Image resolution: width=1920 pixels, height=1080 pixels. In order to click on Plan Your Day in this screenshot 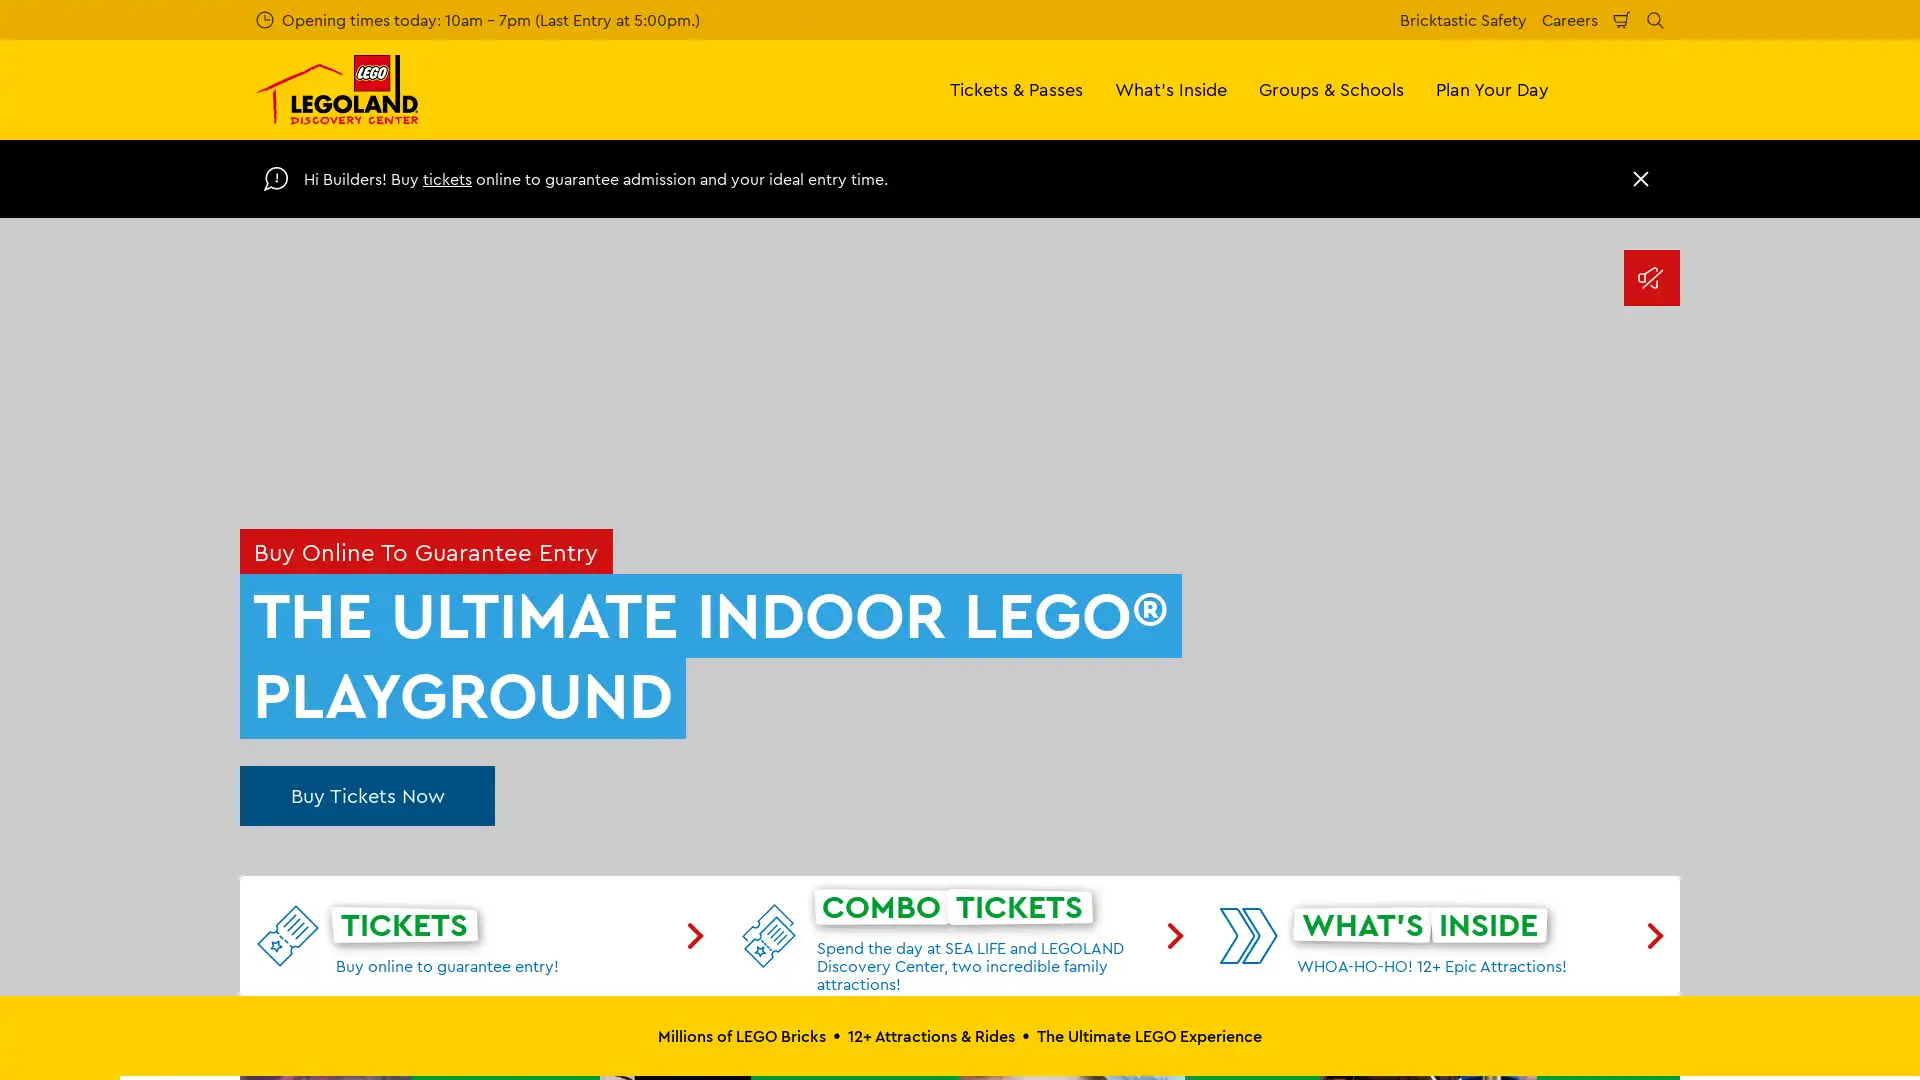, I will do `click(1492, 88)`.